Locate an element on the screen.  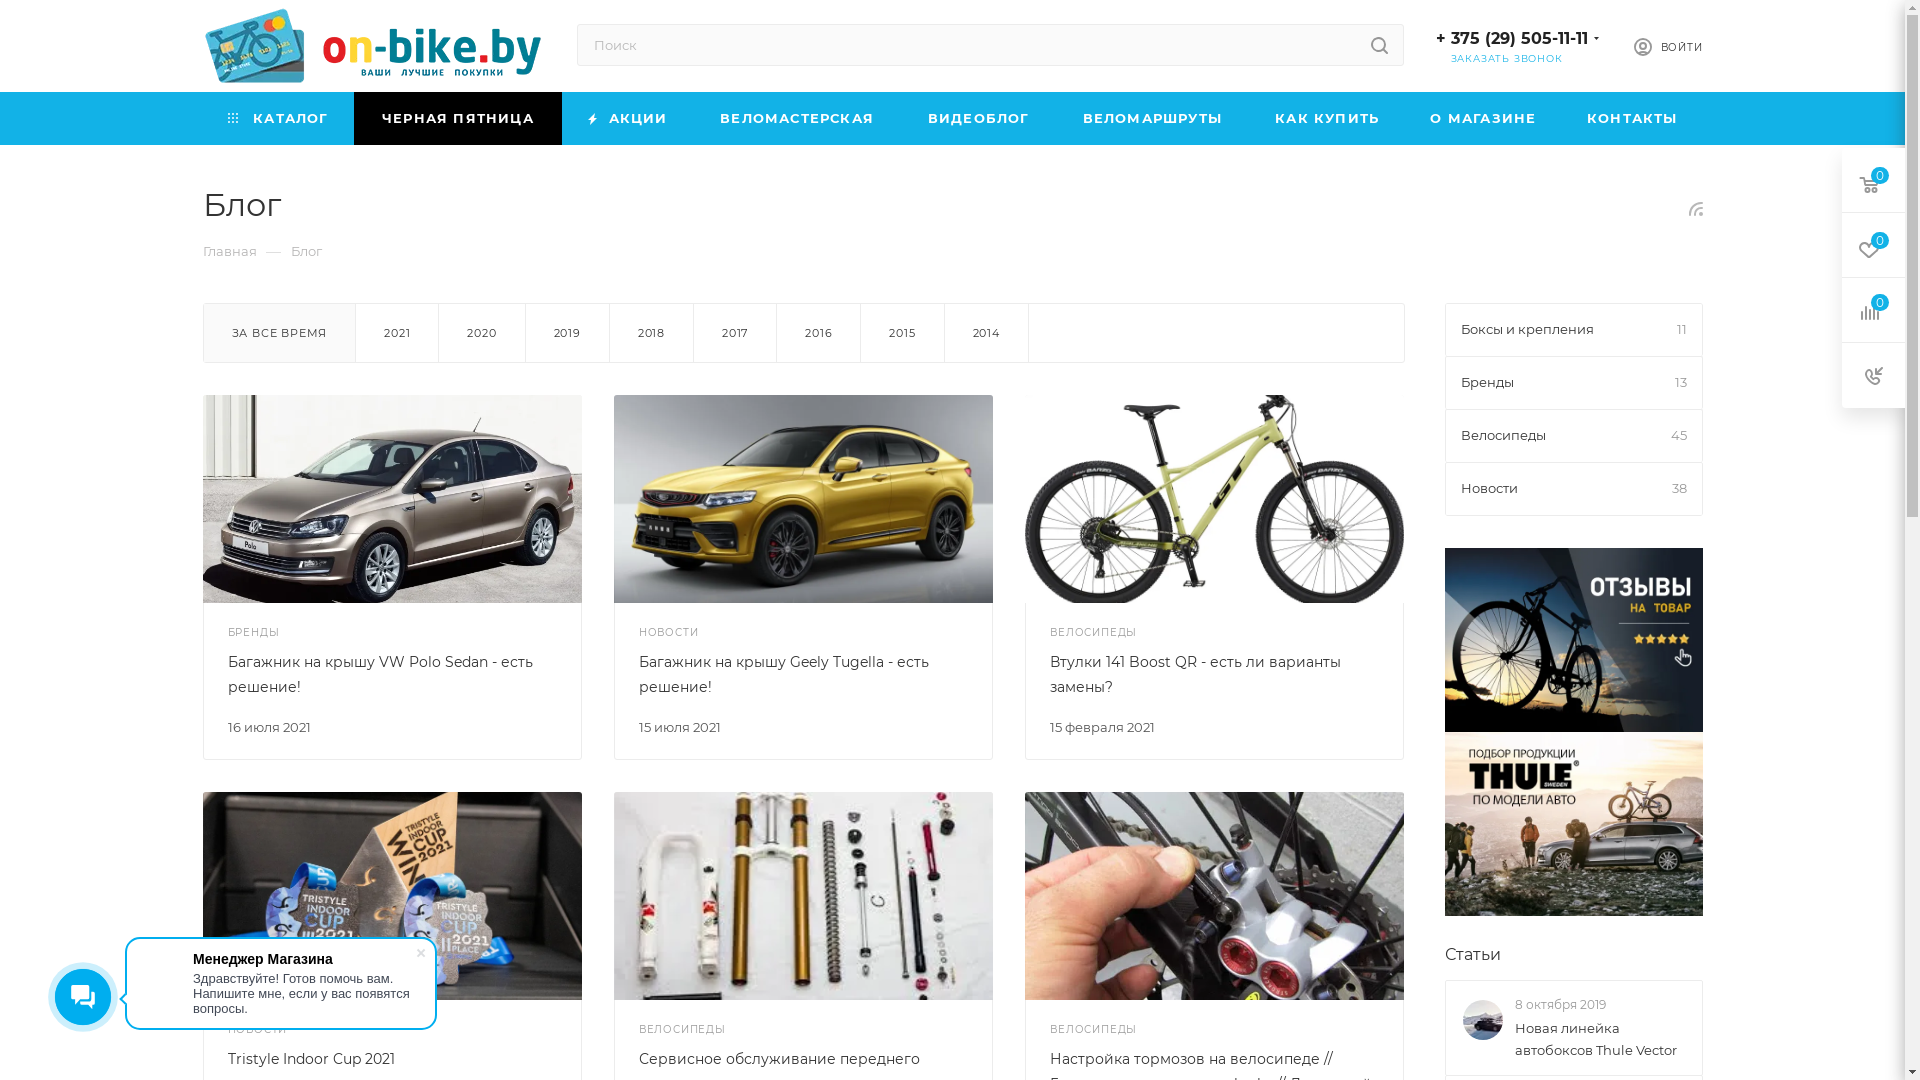
'2017' is located at coordinates (694, 331).